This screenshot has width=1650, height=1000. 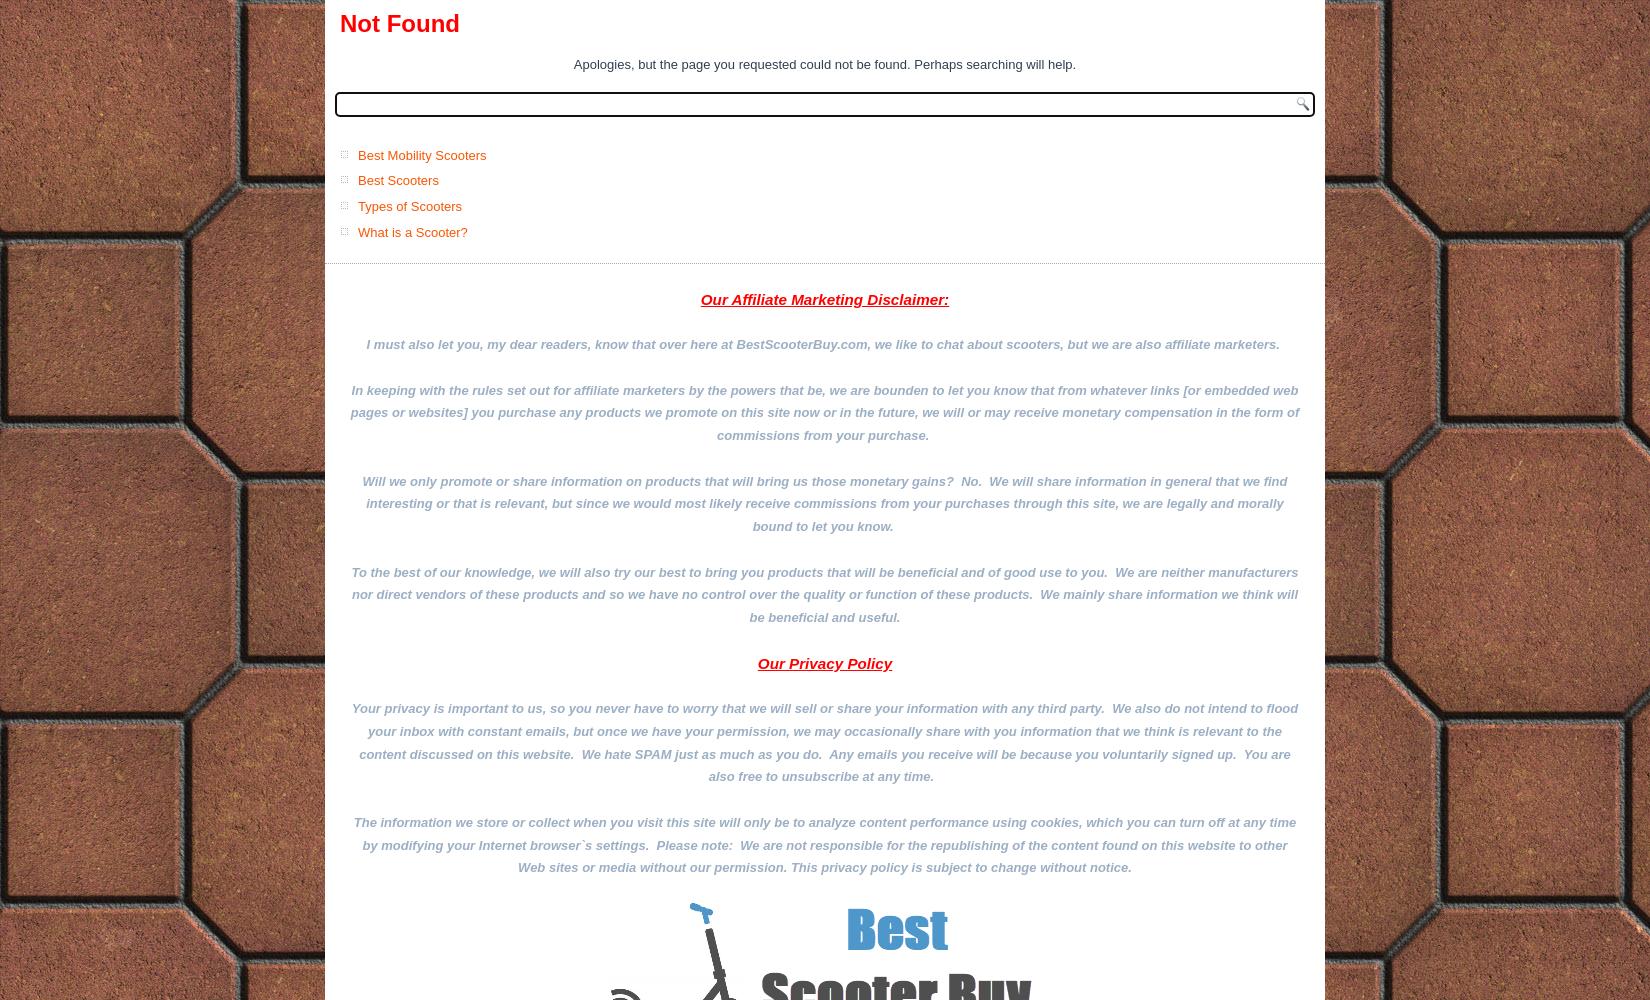 What do you see at coordinates (823, 741) in the screenshot?
I see `'Your privacy is important to us, so you never have to worry that we will sell or share your information with any third party.  We also do not intend to flood your inbox with constant emails, but once we have your permission, we may occasionally share with you information that we think is relevant to the content discussed on this website.  We hate SPAM just as much as you do.  Any emails you receive will be because you voluntarily signed up.  You are also free to unsubscribe at any time.'` at bounding box center [823, 741].